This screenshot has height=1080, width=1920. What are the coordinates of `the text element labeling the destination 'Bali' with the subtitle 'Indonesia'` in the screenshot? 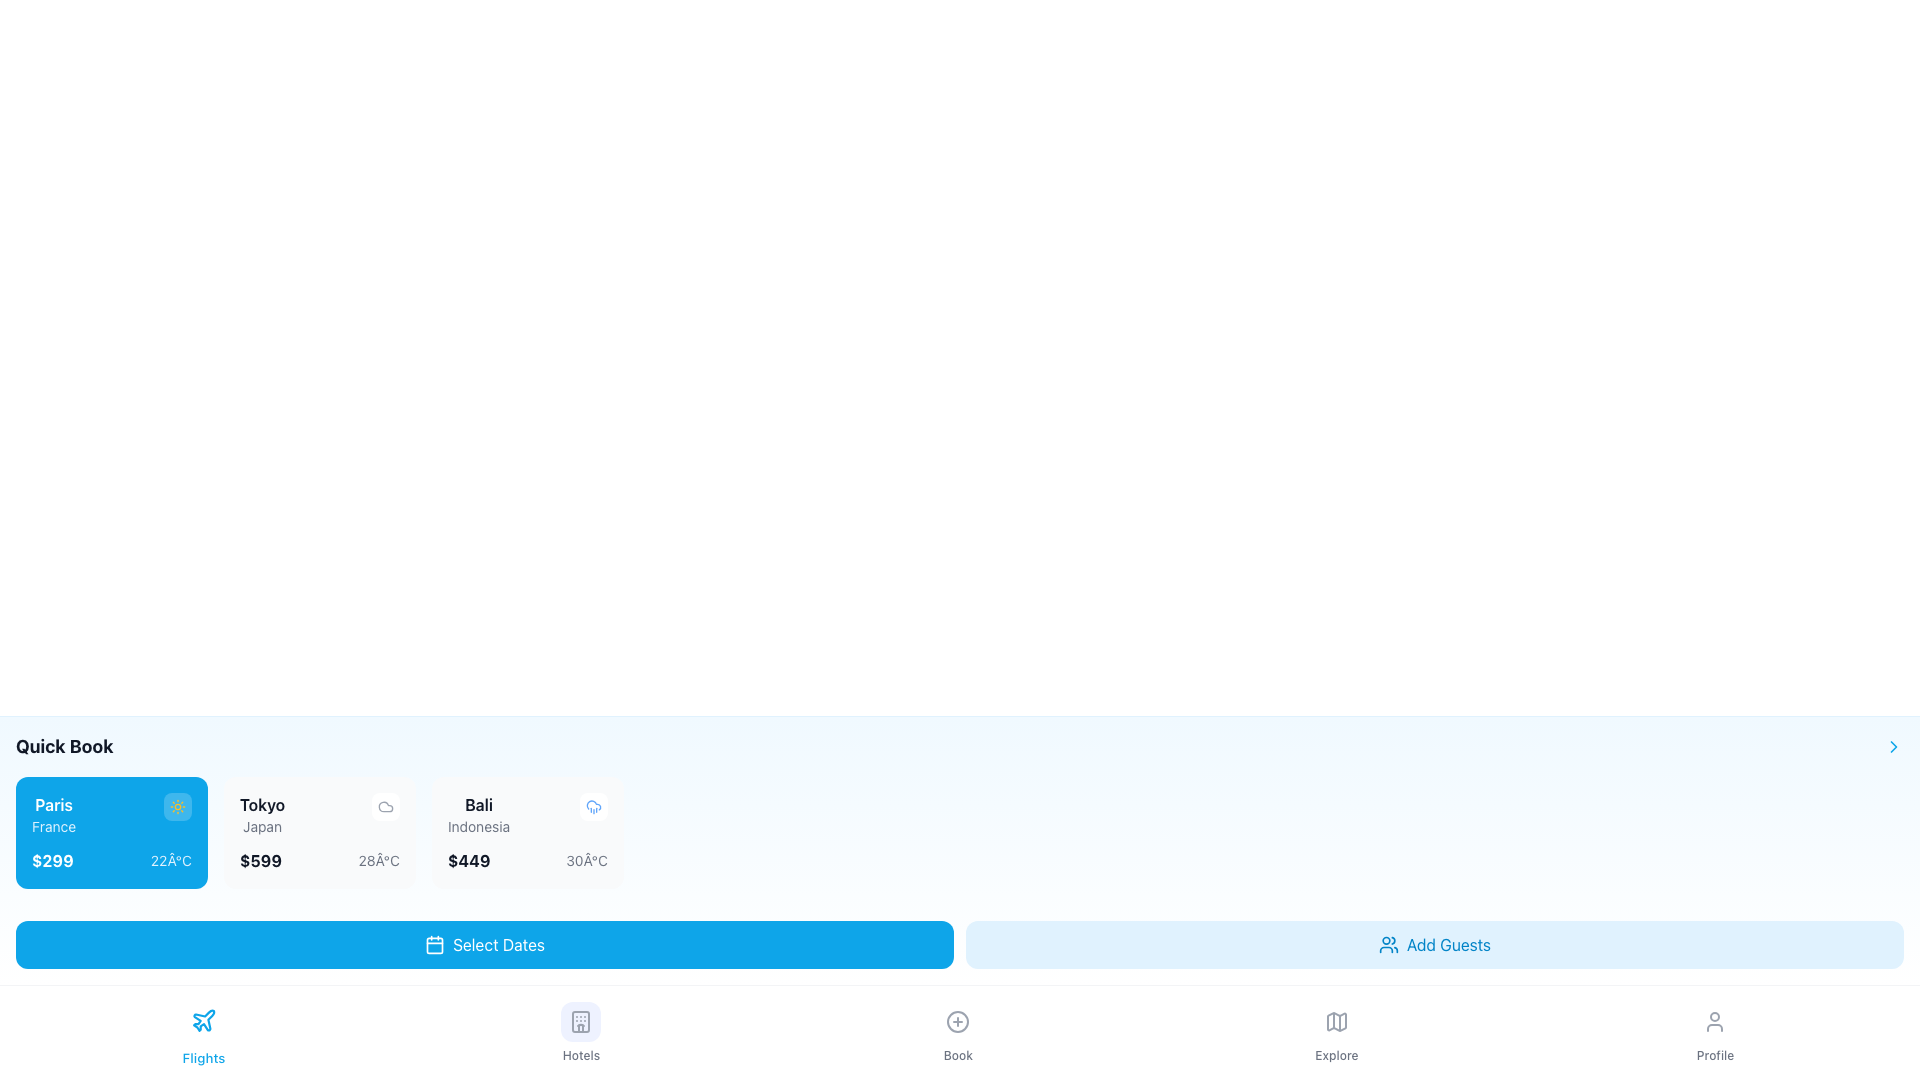 It's located at (478, 814).